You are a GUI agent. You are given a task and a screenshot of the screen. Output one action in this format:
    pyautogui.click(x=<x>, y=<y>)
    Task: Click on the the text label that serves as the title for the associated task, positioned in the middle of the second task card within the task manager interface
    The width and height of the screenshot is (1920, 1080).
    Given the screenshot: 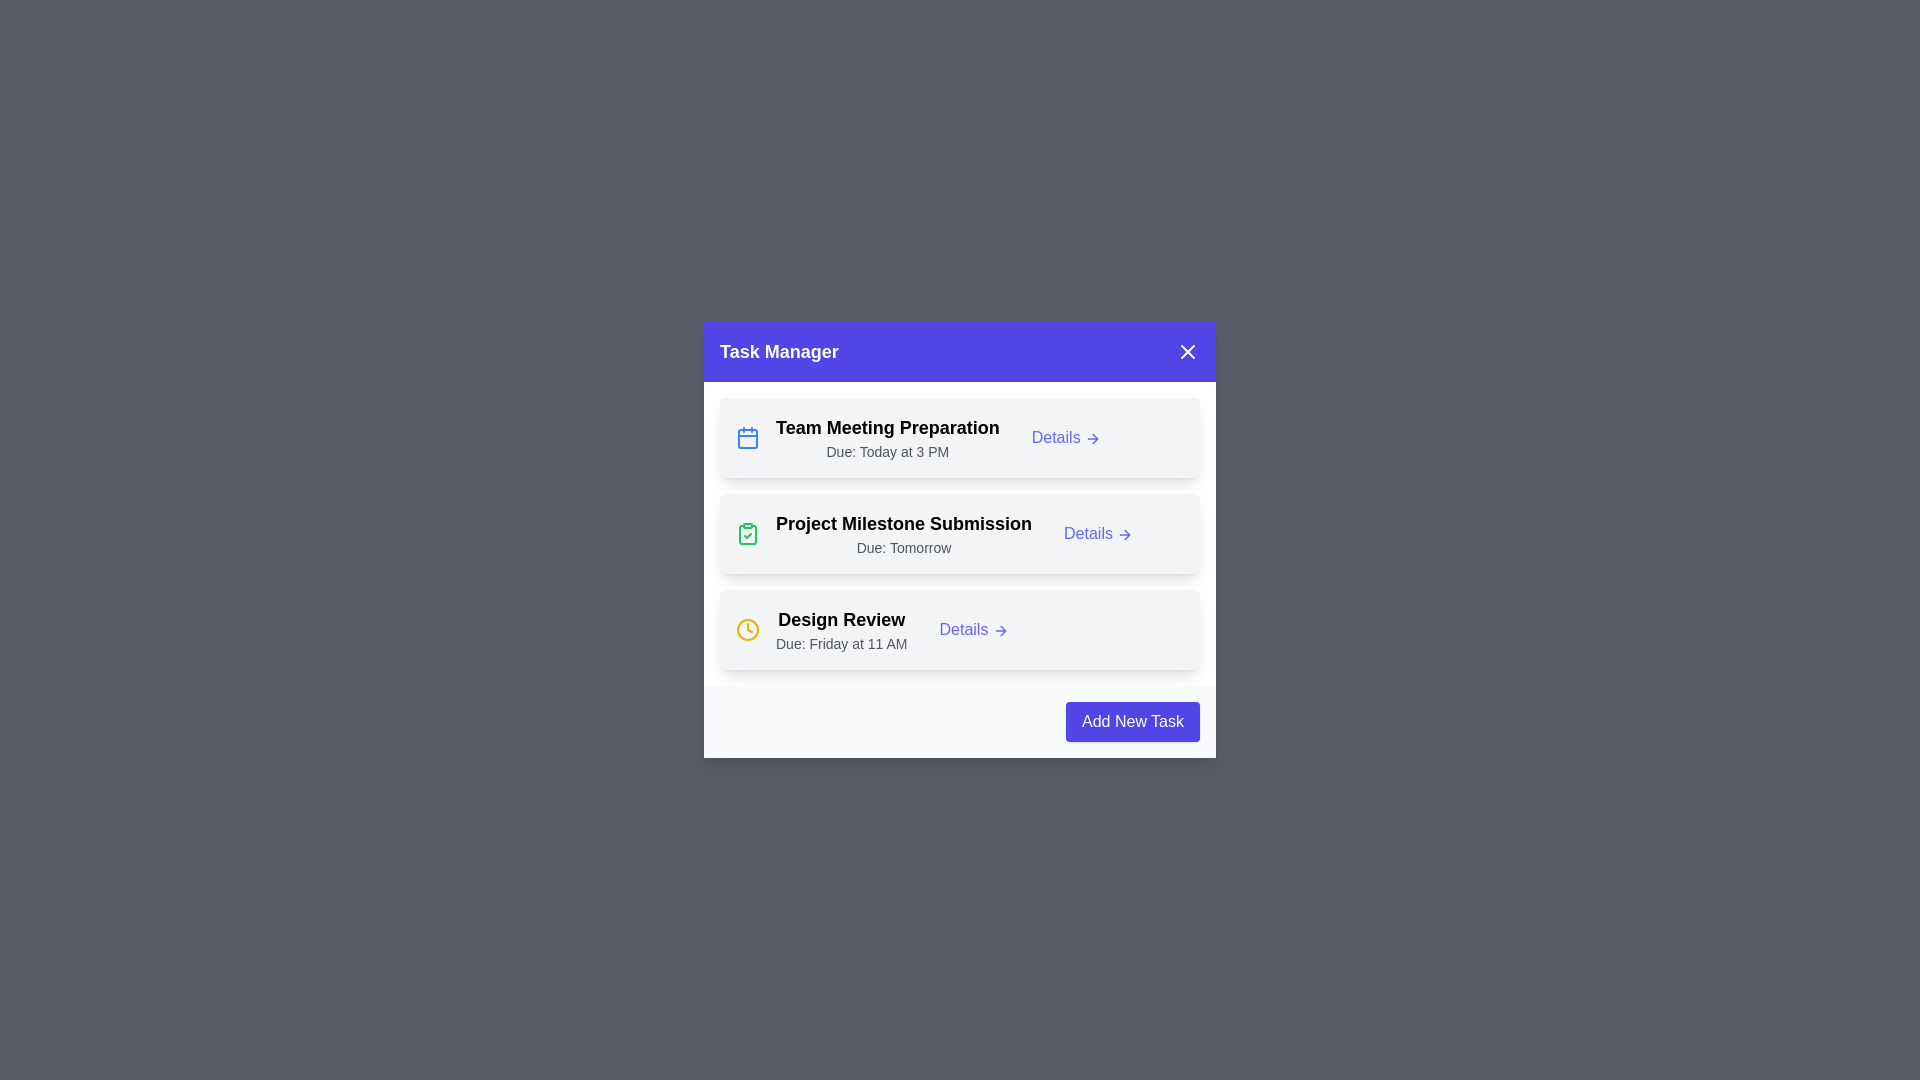 What is the action you would take?
    pyautogui.click(x=902, y=523)
    